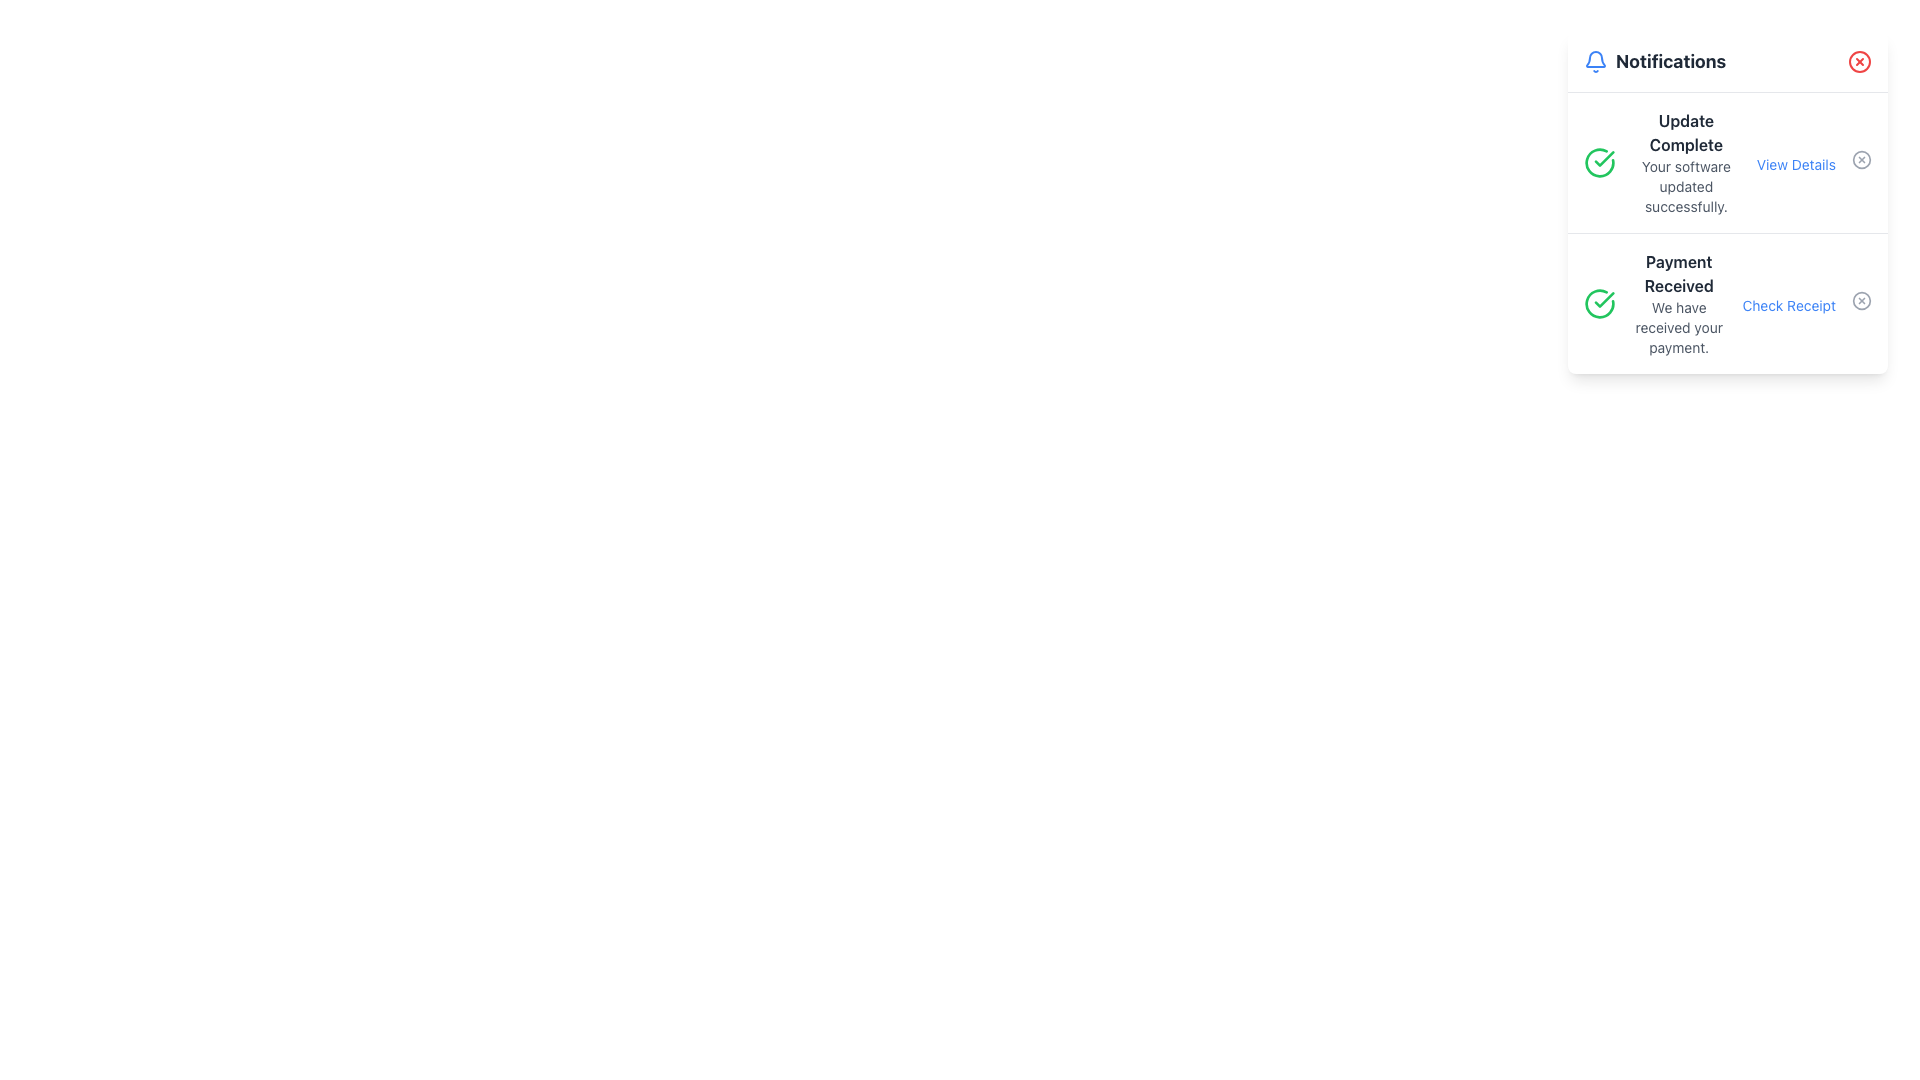 The image size is (1920, 1080). What do you see at coordinates (1679, 326) in the screenshot?
I see `the text snippet styled in a small, gray font that reads 'We have received your payment.' located below the bold header 'Payment Received' in the notification panel` at bounding box center [1679, 326].